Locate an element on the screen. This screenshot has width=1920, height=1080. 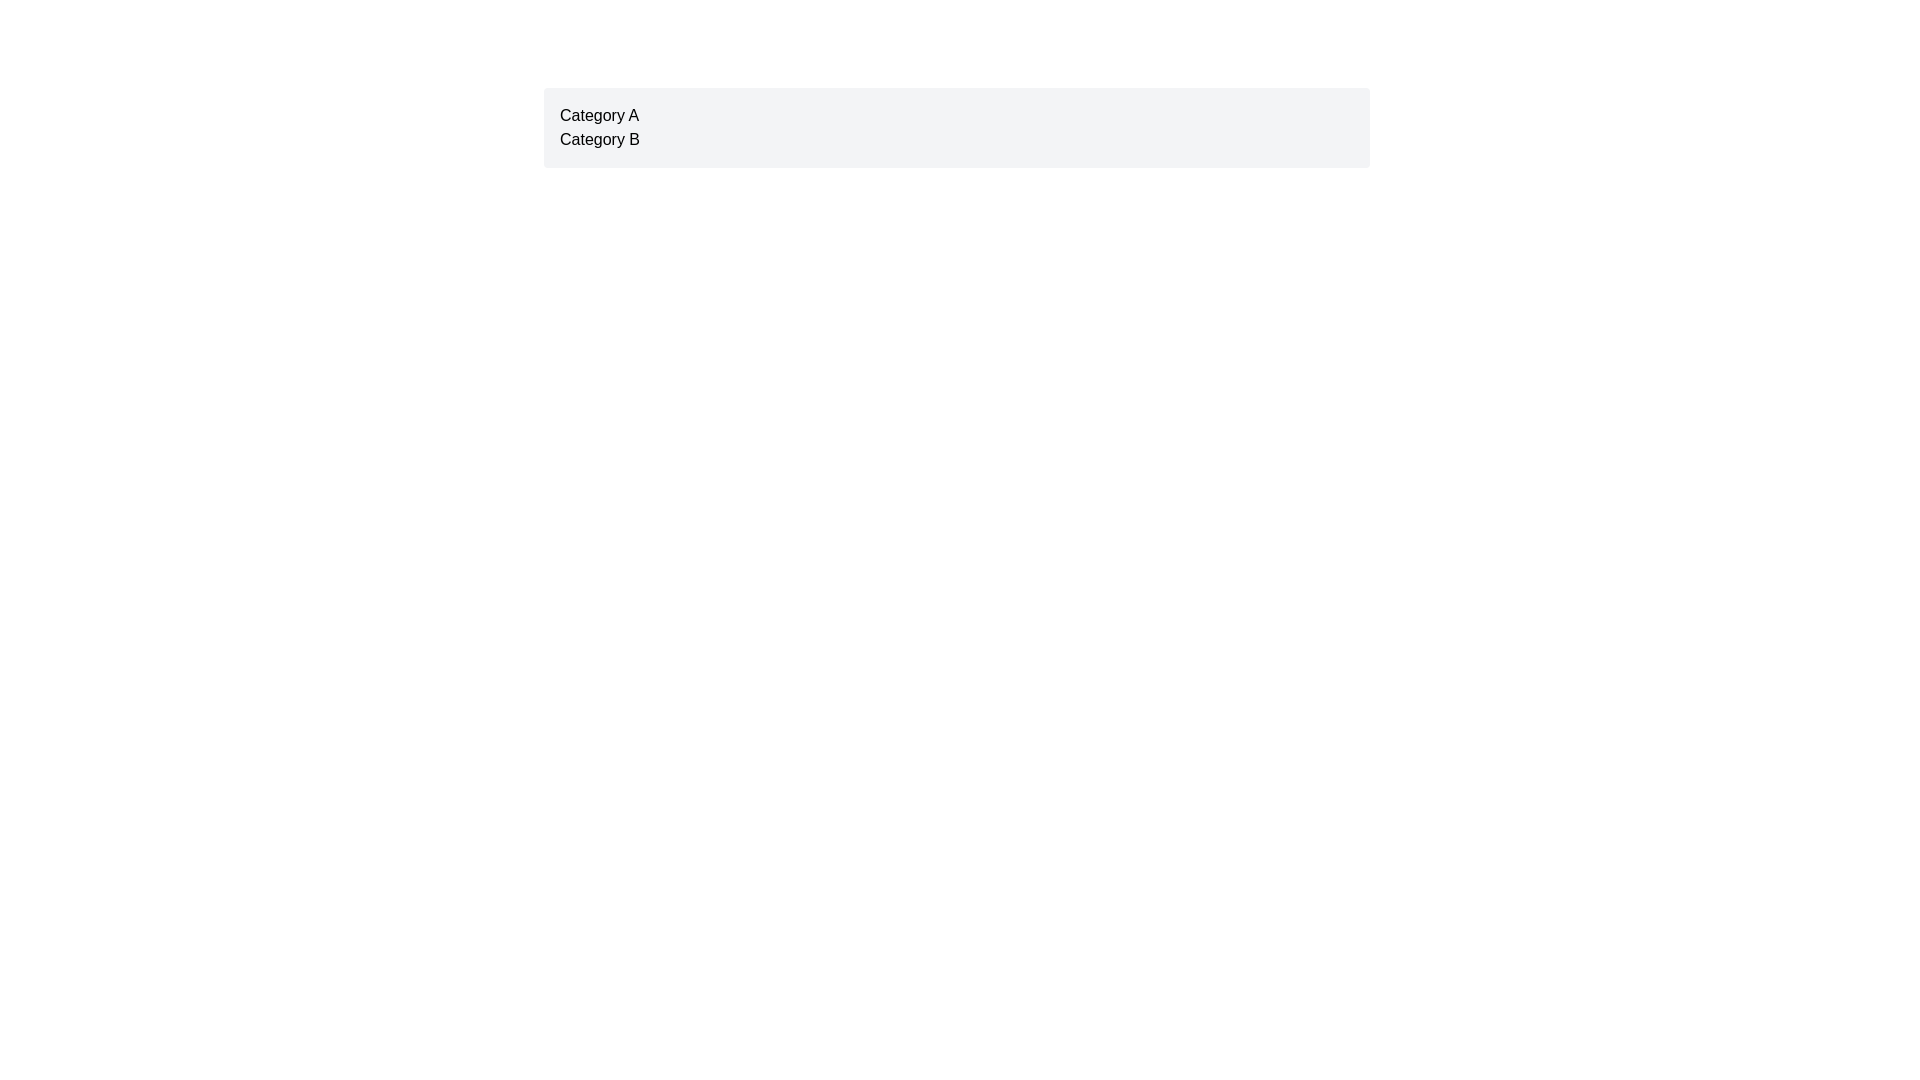
the 'Category B' interactive label is located at coordinates (599, 138).